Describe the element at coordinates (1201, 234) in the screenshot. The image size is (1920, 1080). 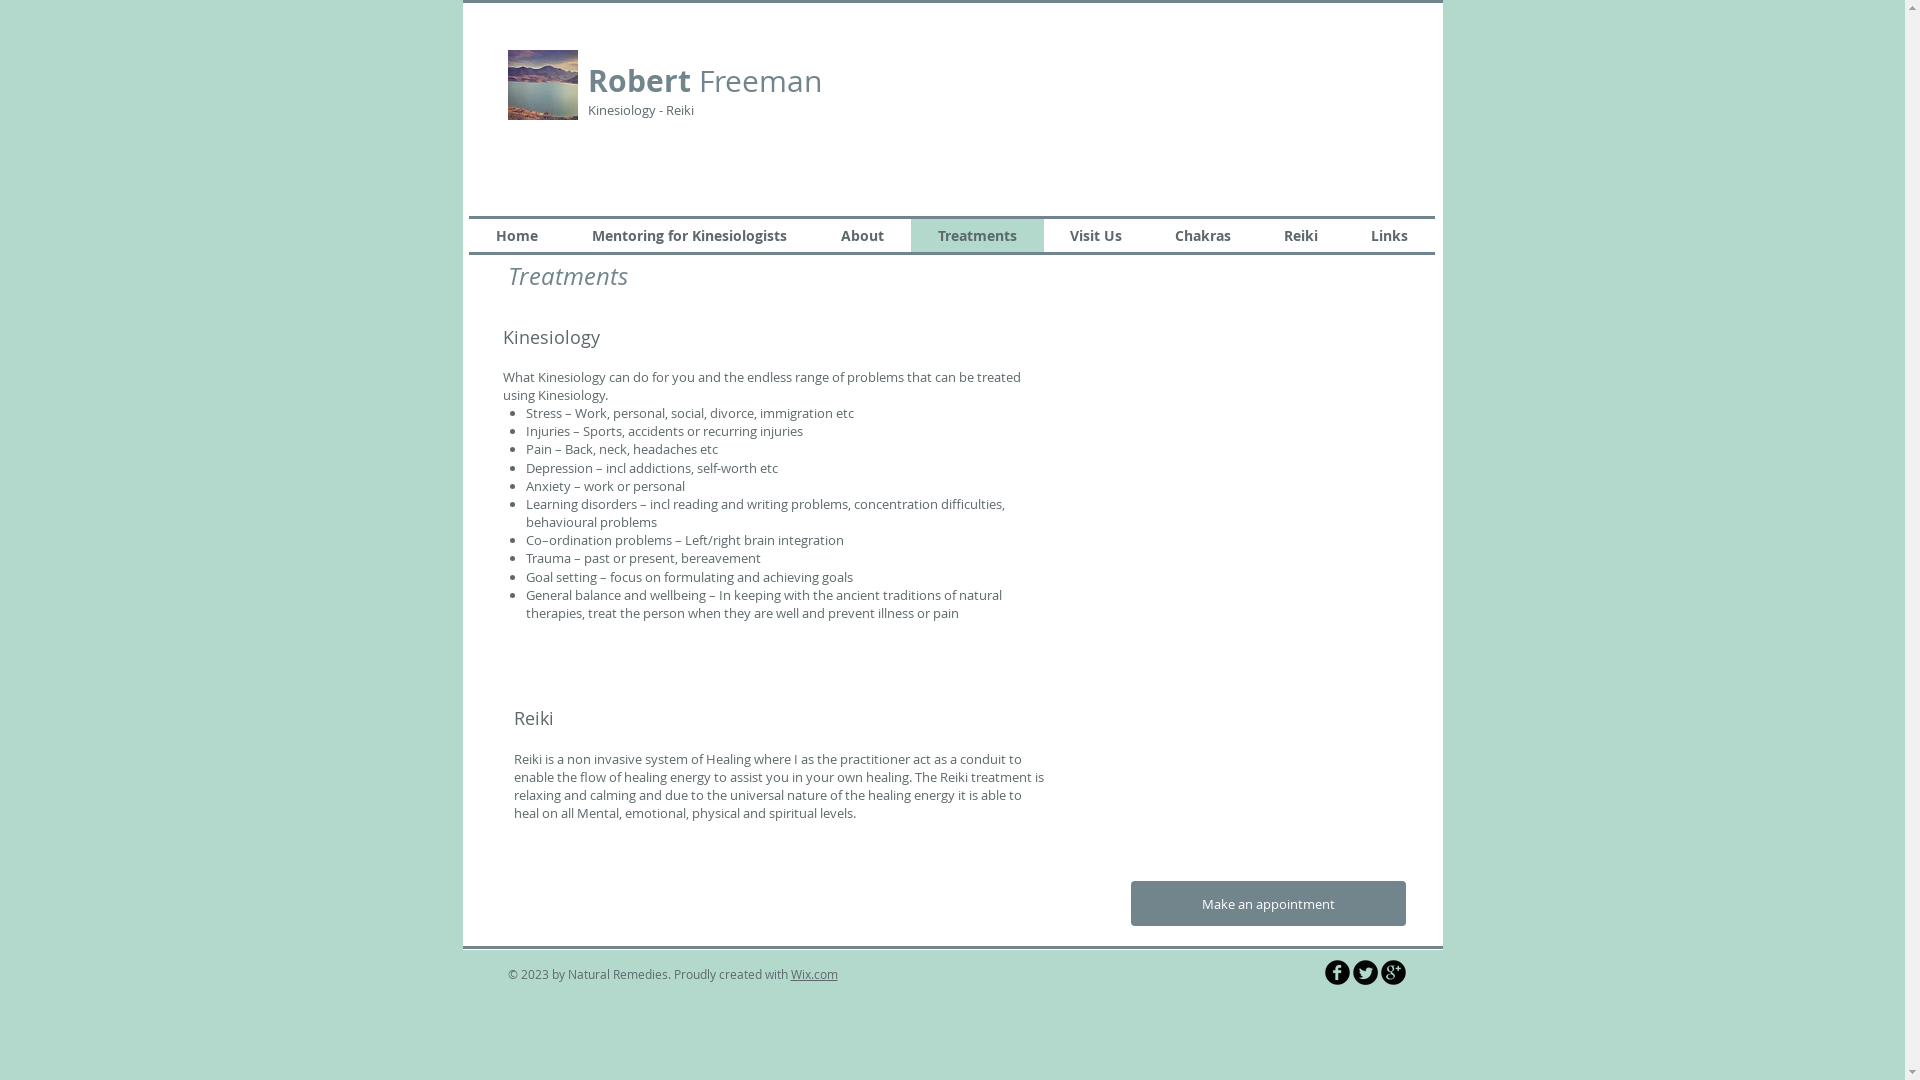
I see `'Chakras'` at that location.